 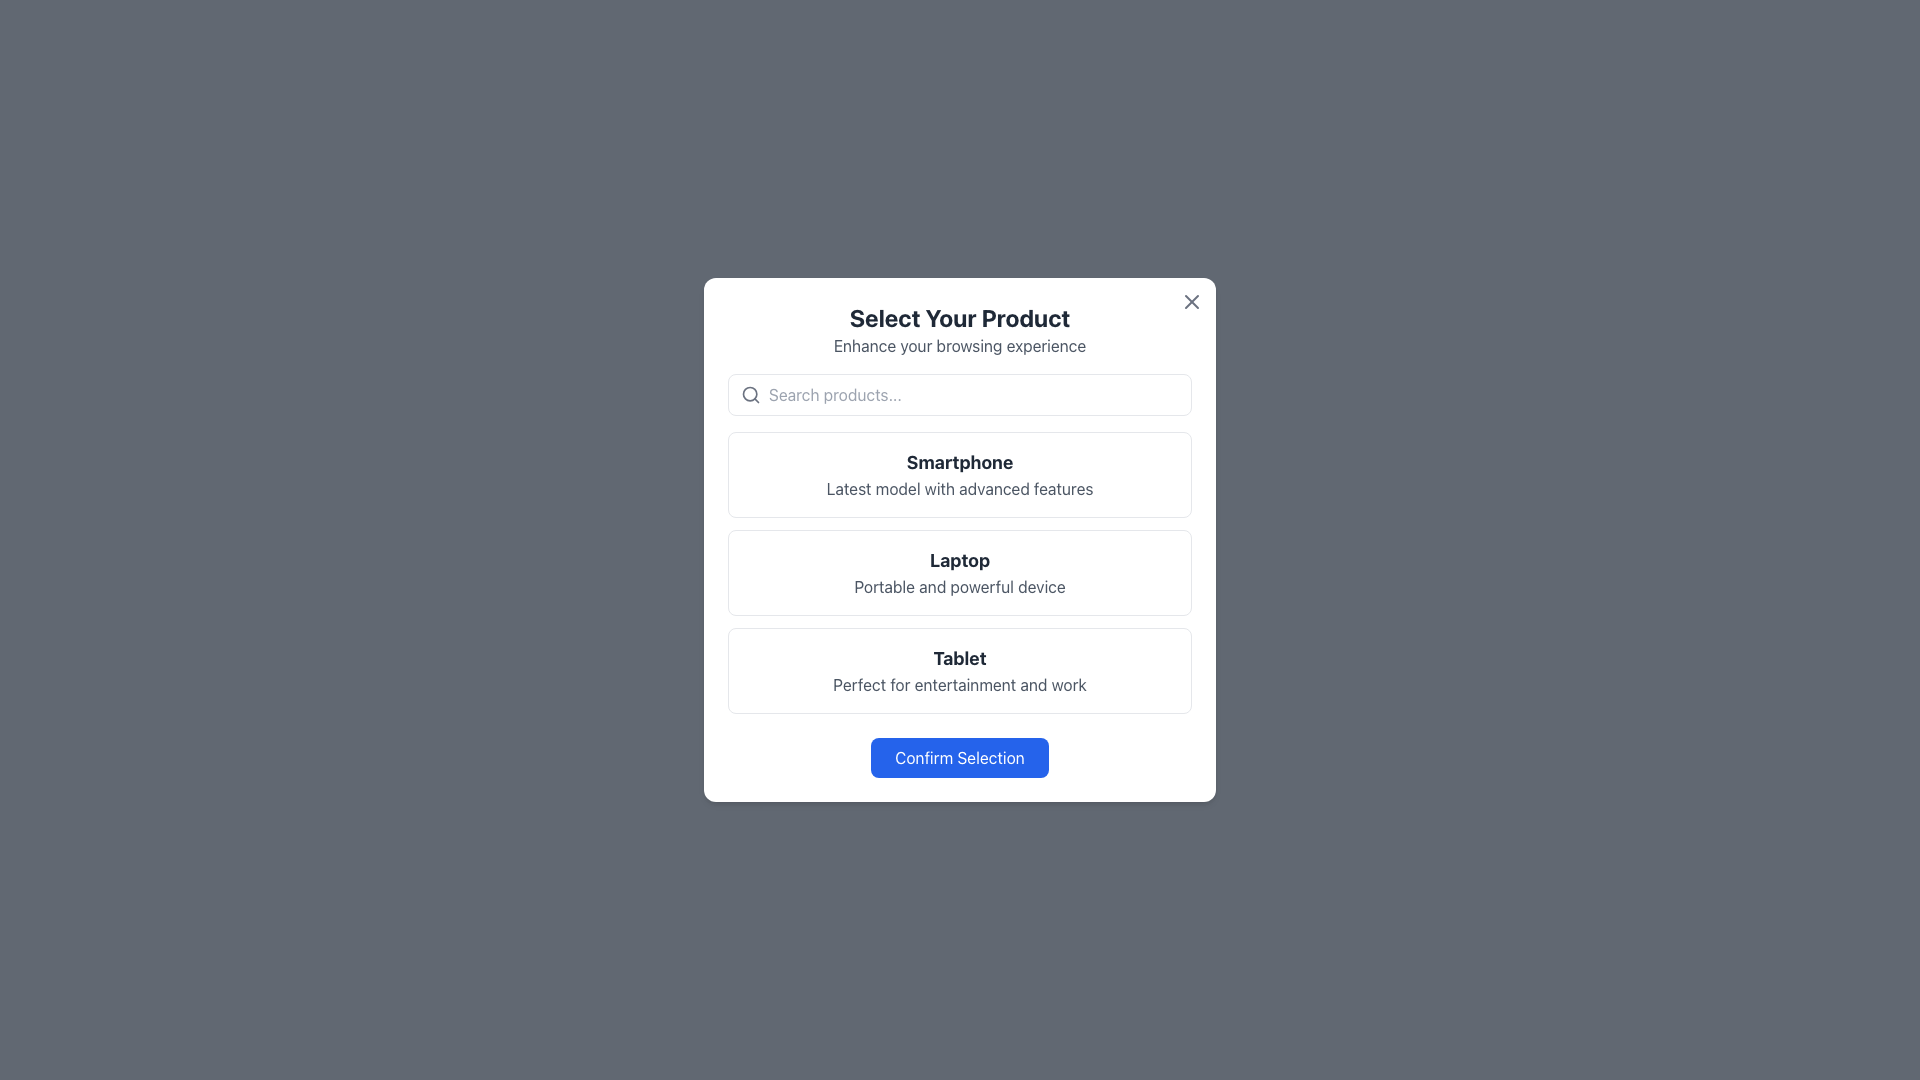 What do you see at coordinates (960, 758) in the screenshot?
I see `the confirm button located at the bottom-center of the dialog box to finalize the user's selection` at bounding box center [960, 758].